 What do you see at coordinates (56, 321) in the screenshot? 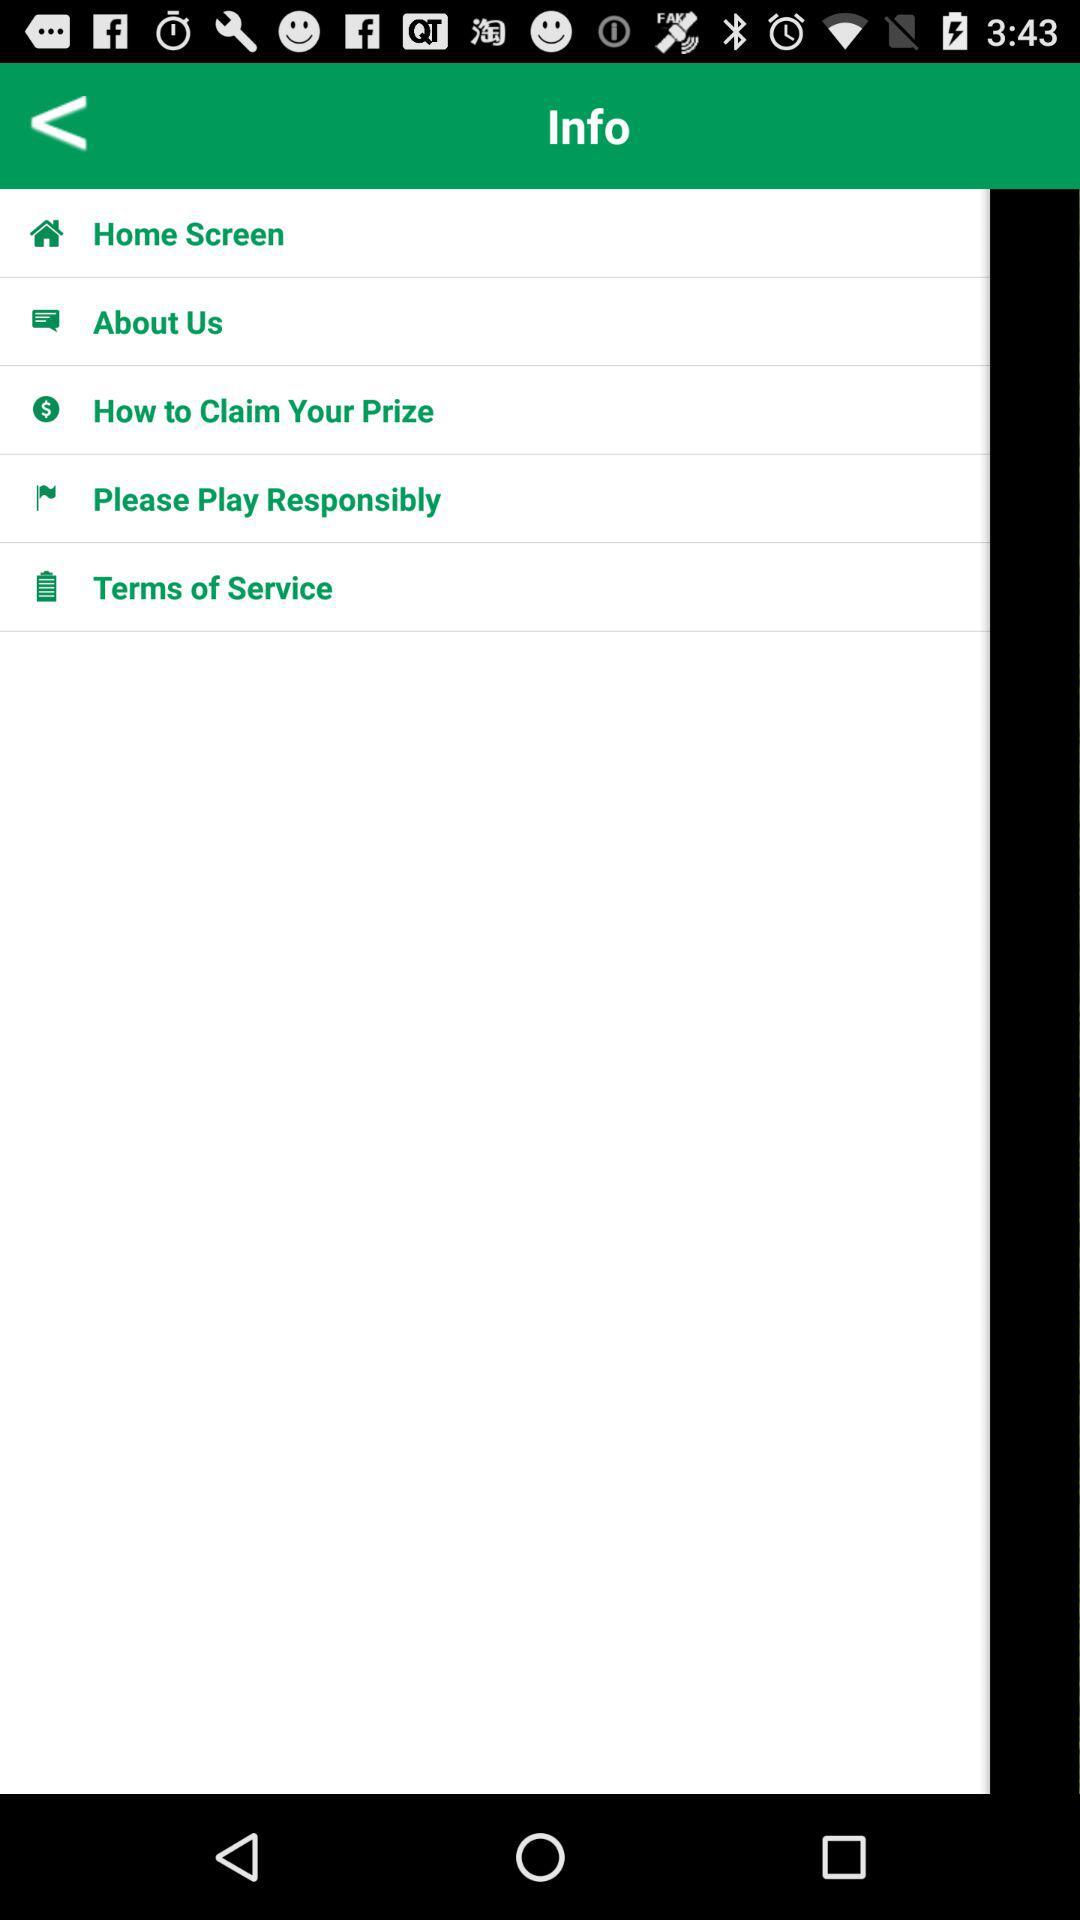
I see `item next to the about us icon` at bounding box center [56, 321].